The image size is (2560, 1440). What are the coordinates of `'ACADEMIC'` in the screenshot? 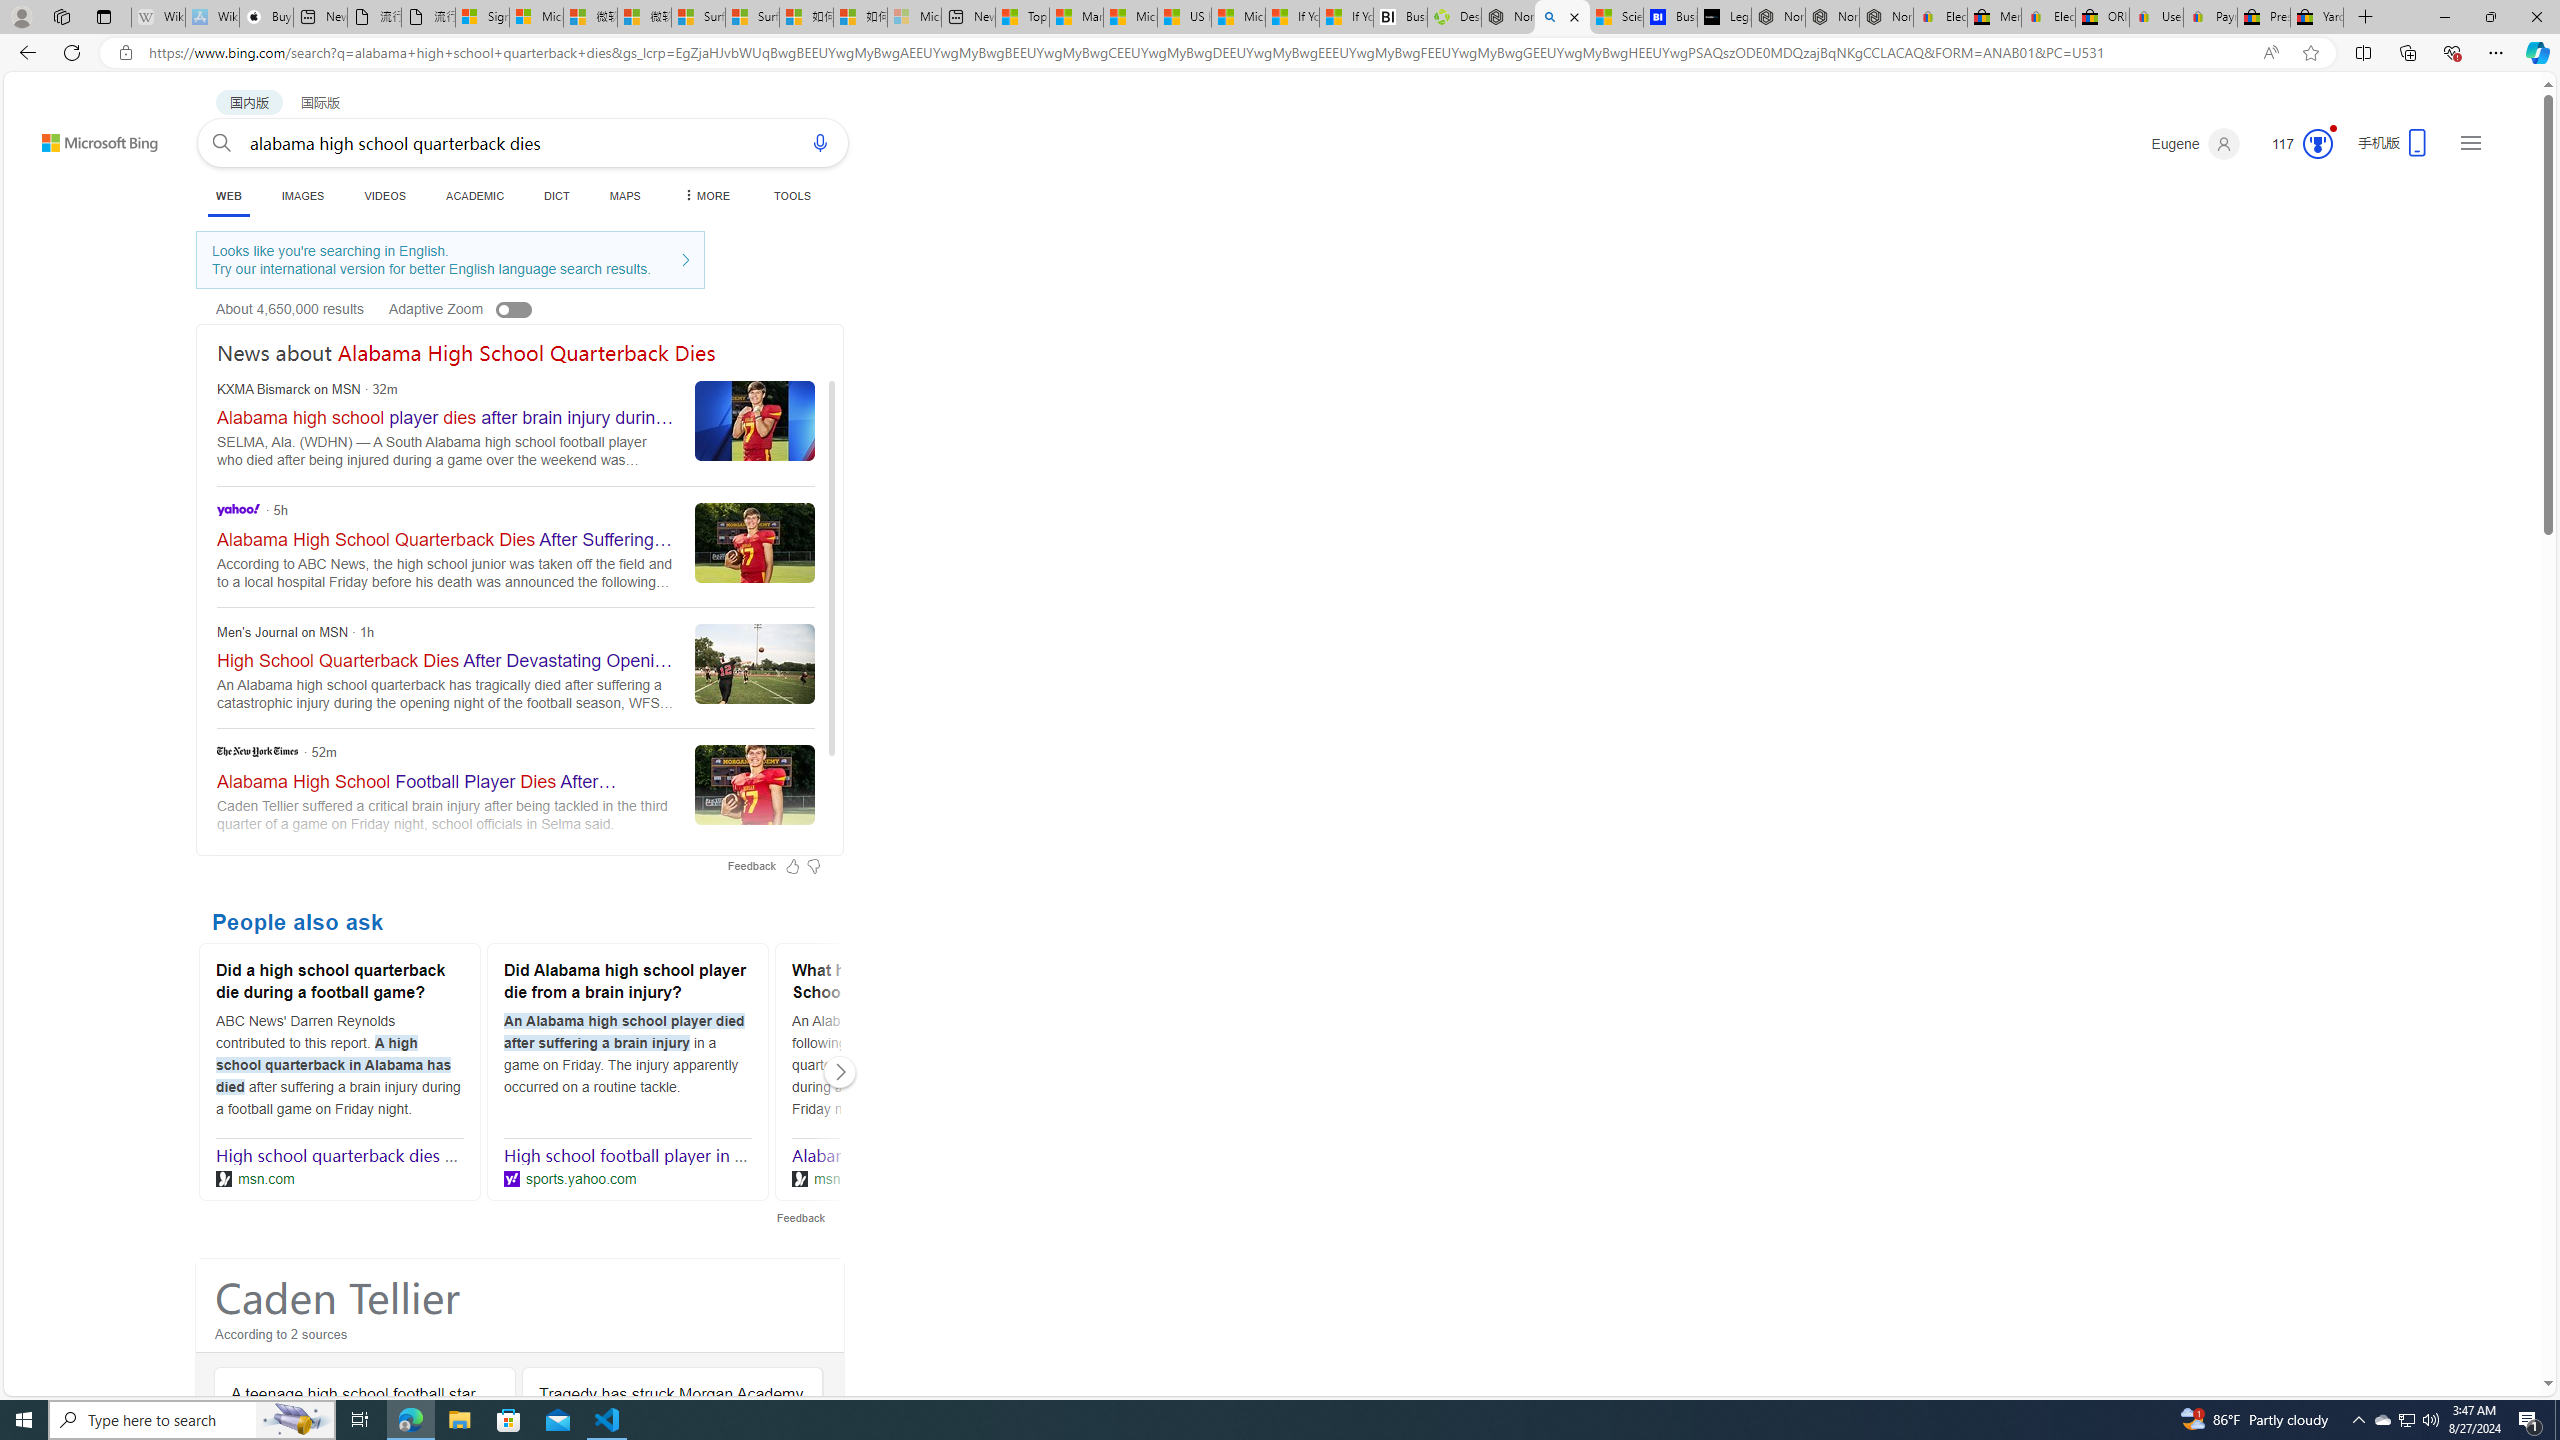 It's located at (473, 195).